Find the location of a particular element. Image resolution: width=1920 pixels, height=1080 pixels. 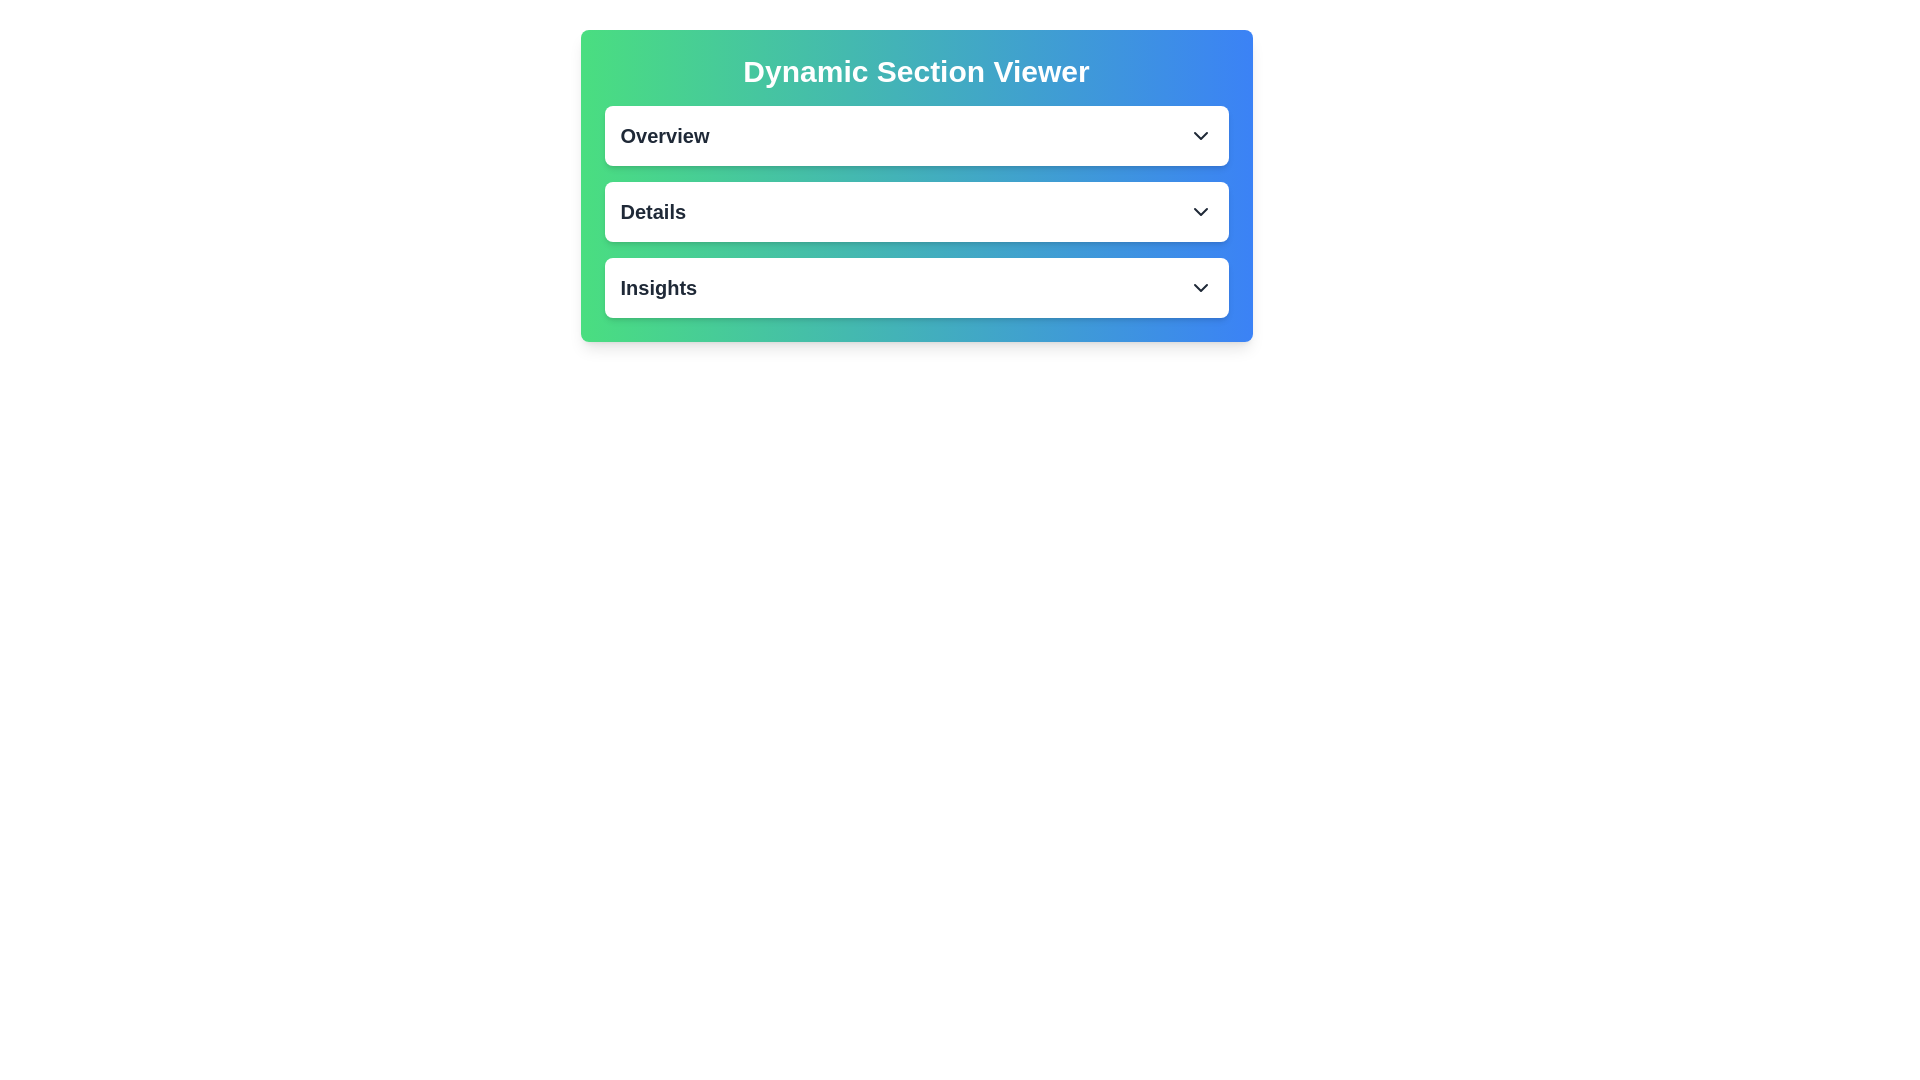

the 'Details' header element is located at coordinates (653, 212).